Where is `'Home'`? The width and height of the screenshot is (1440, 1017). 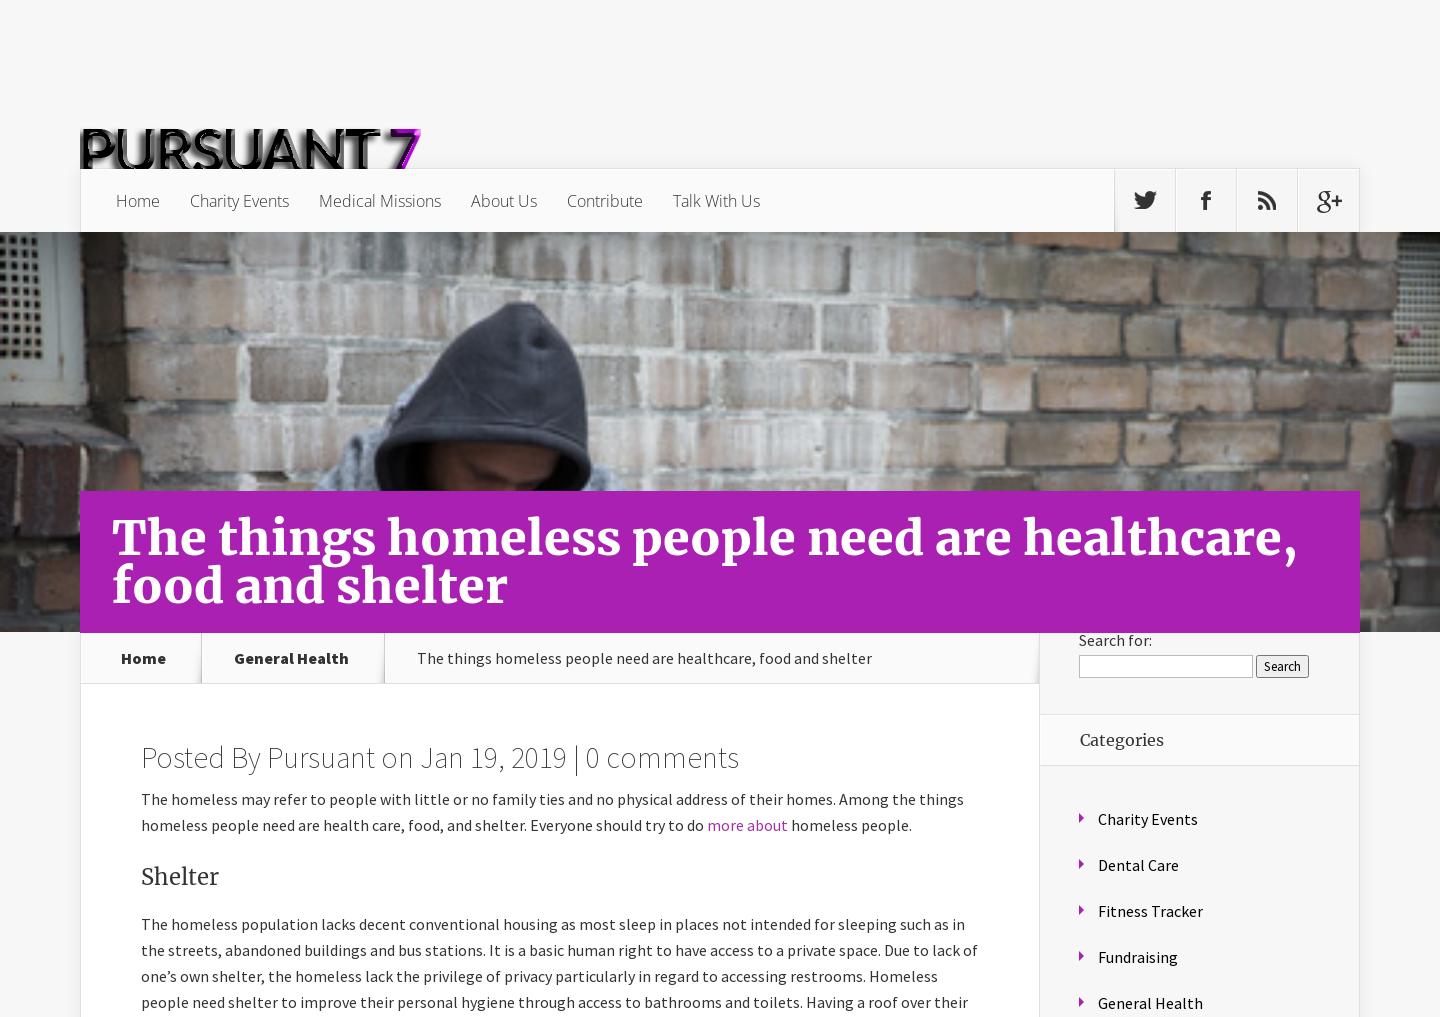
'Home' is located at coordinates (142, 657).